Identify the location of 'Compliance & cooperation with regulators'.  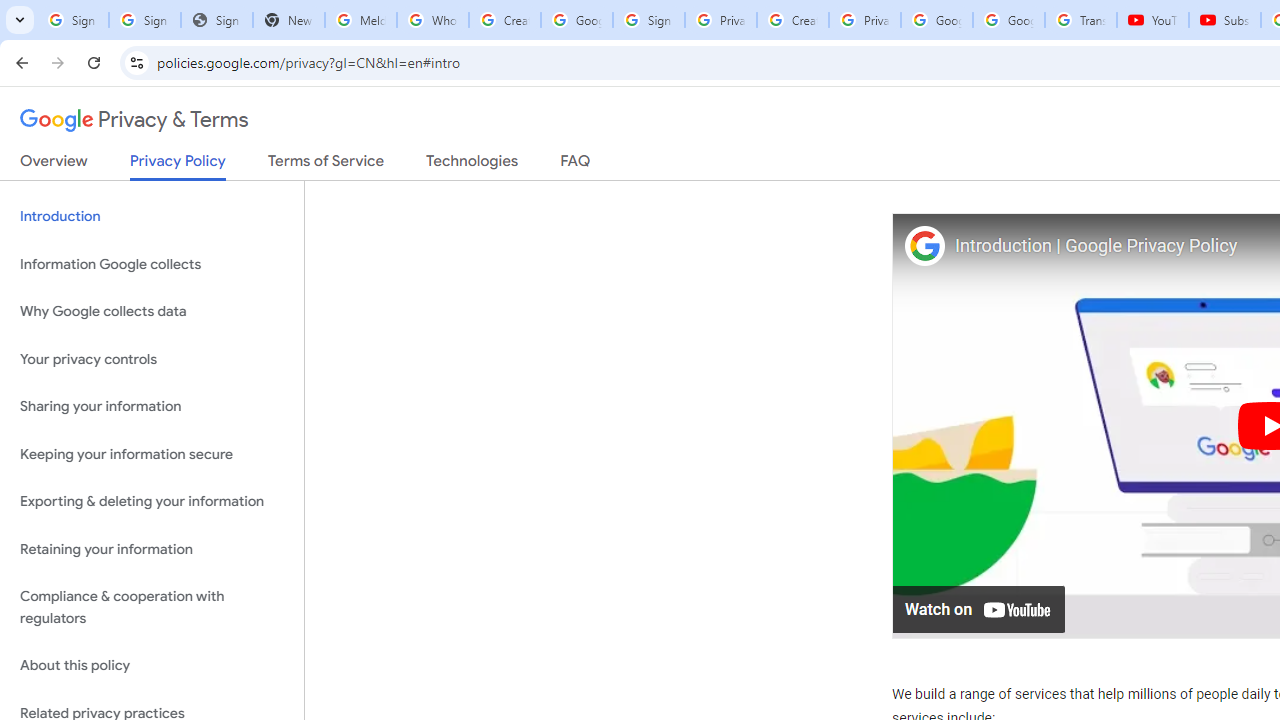
(151, 607).